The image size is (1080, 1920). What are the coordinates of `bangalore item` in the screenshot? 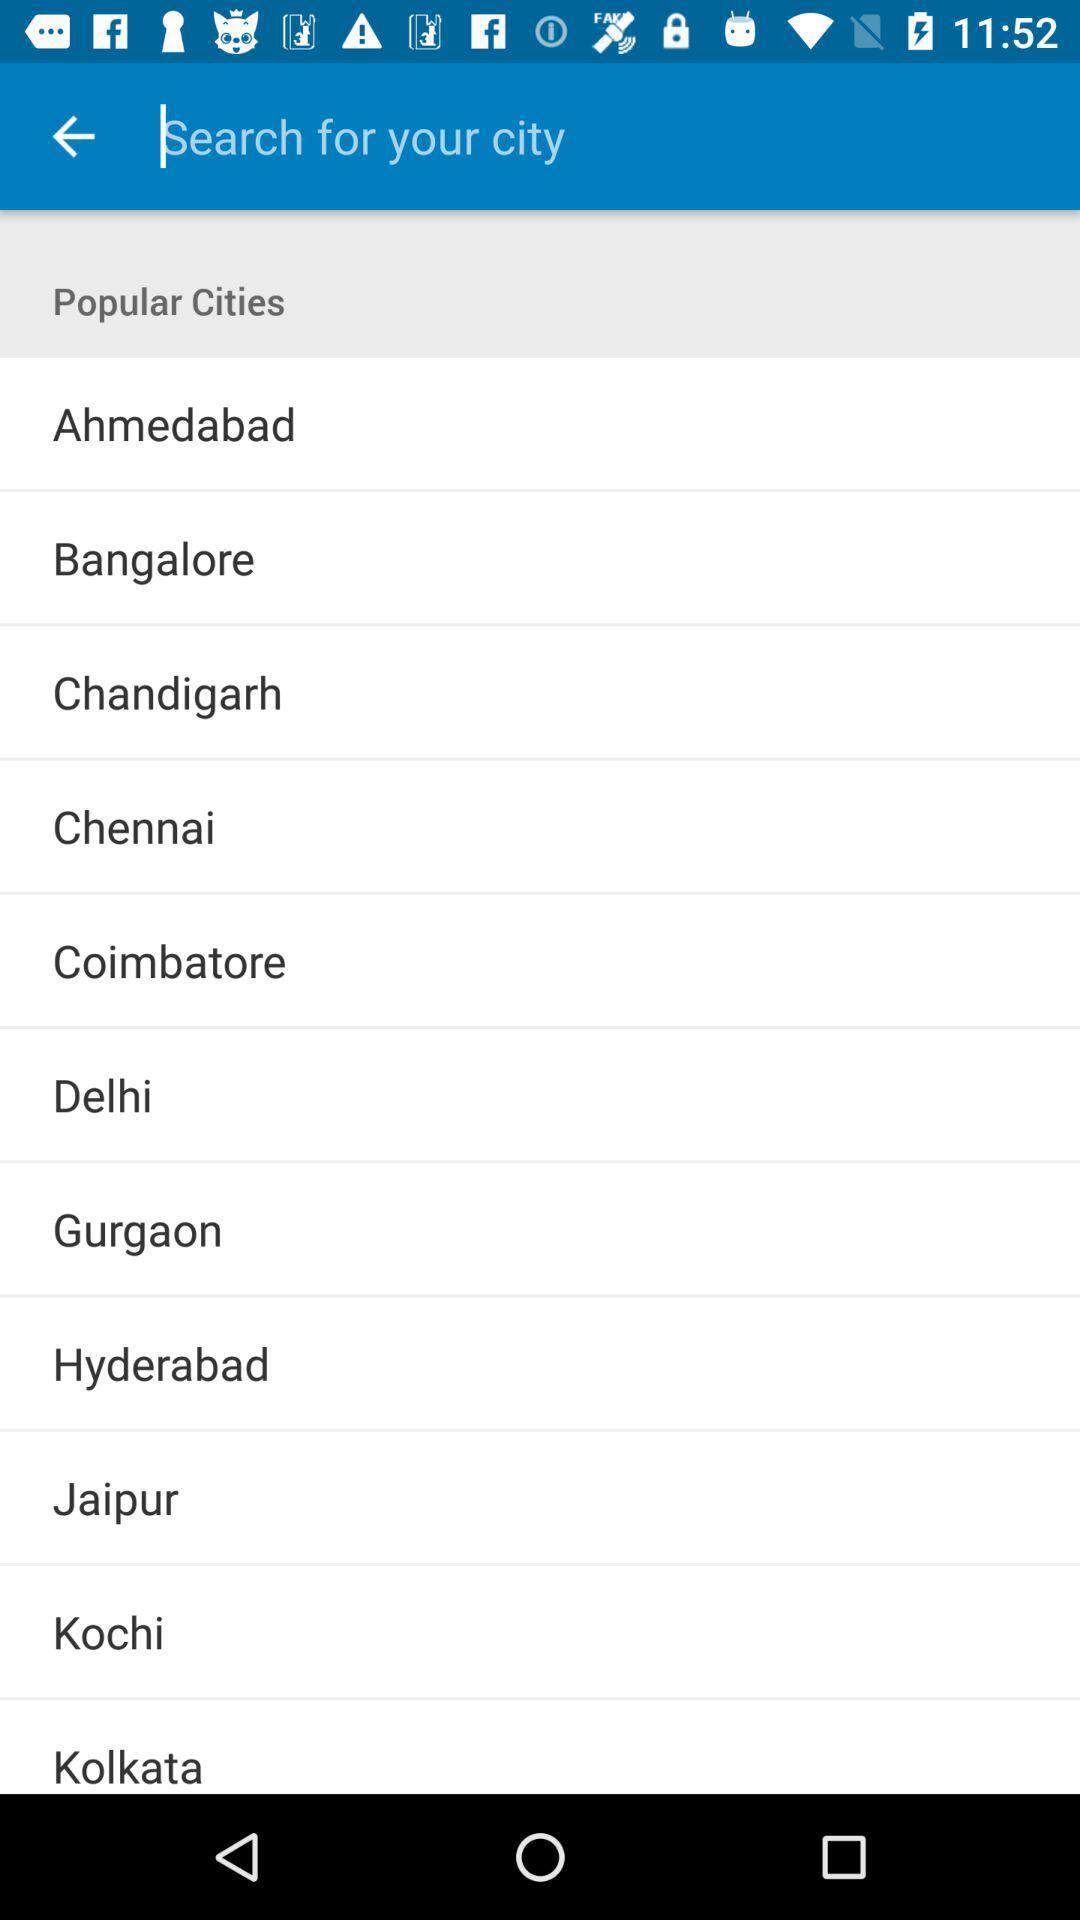 It's located at (152, 557).